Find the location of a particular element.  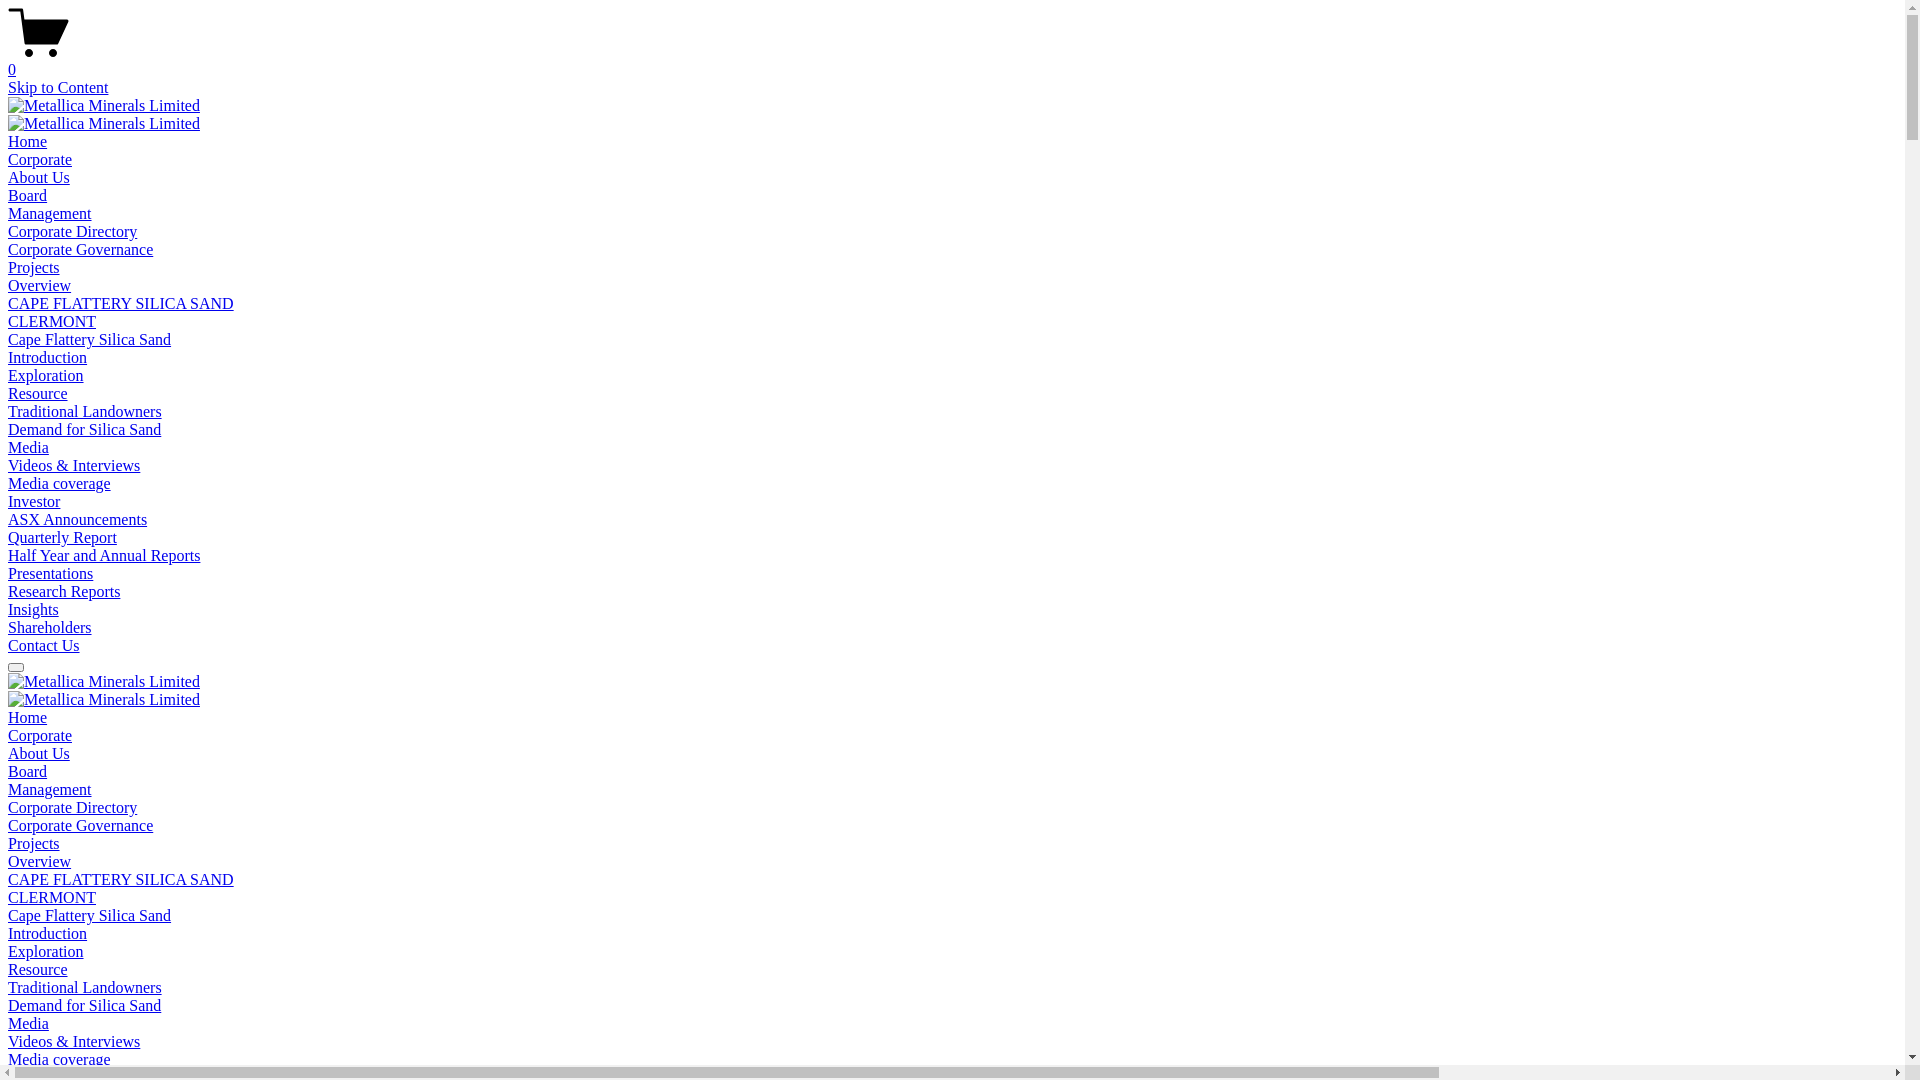

'Cape Flattery Silica Sand' is located at coordinates (88, 915).